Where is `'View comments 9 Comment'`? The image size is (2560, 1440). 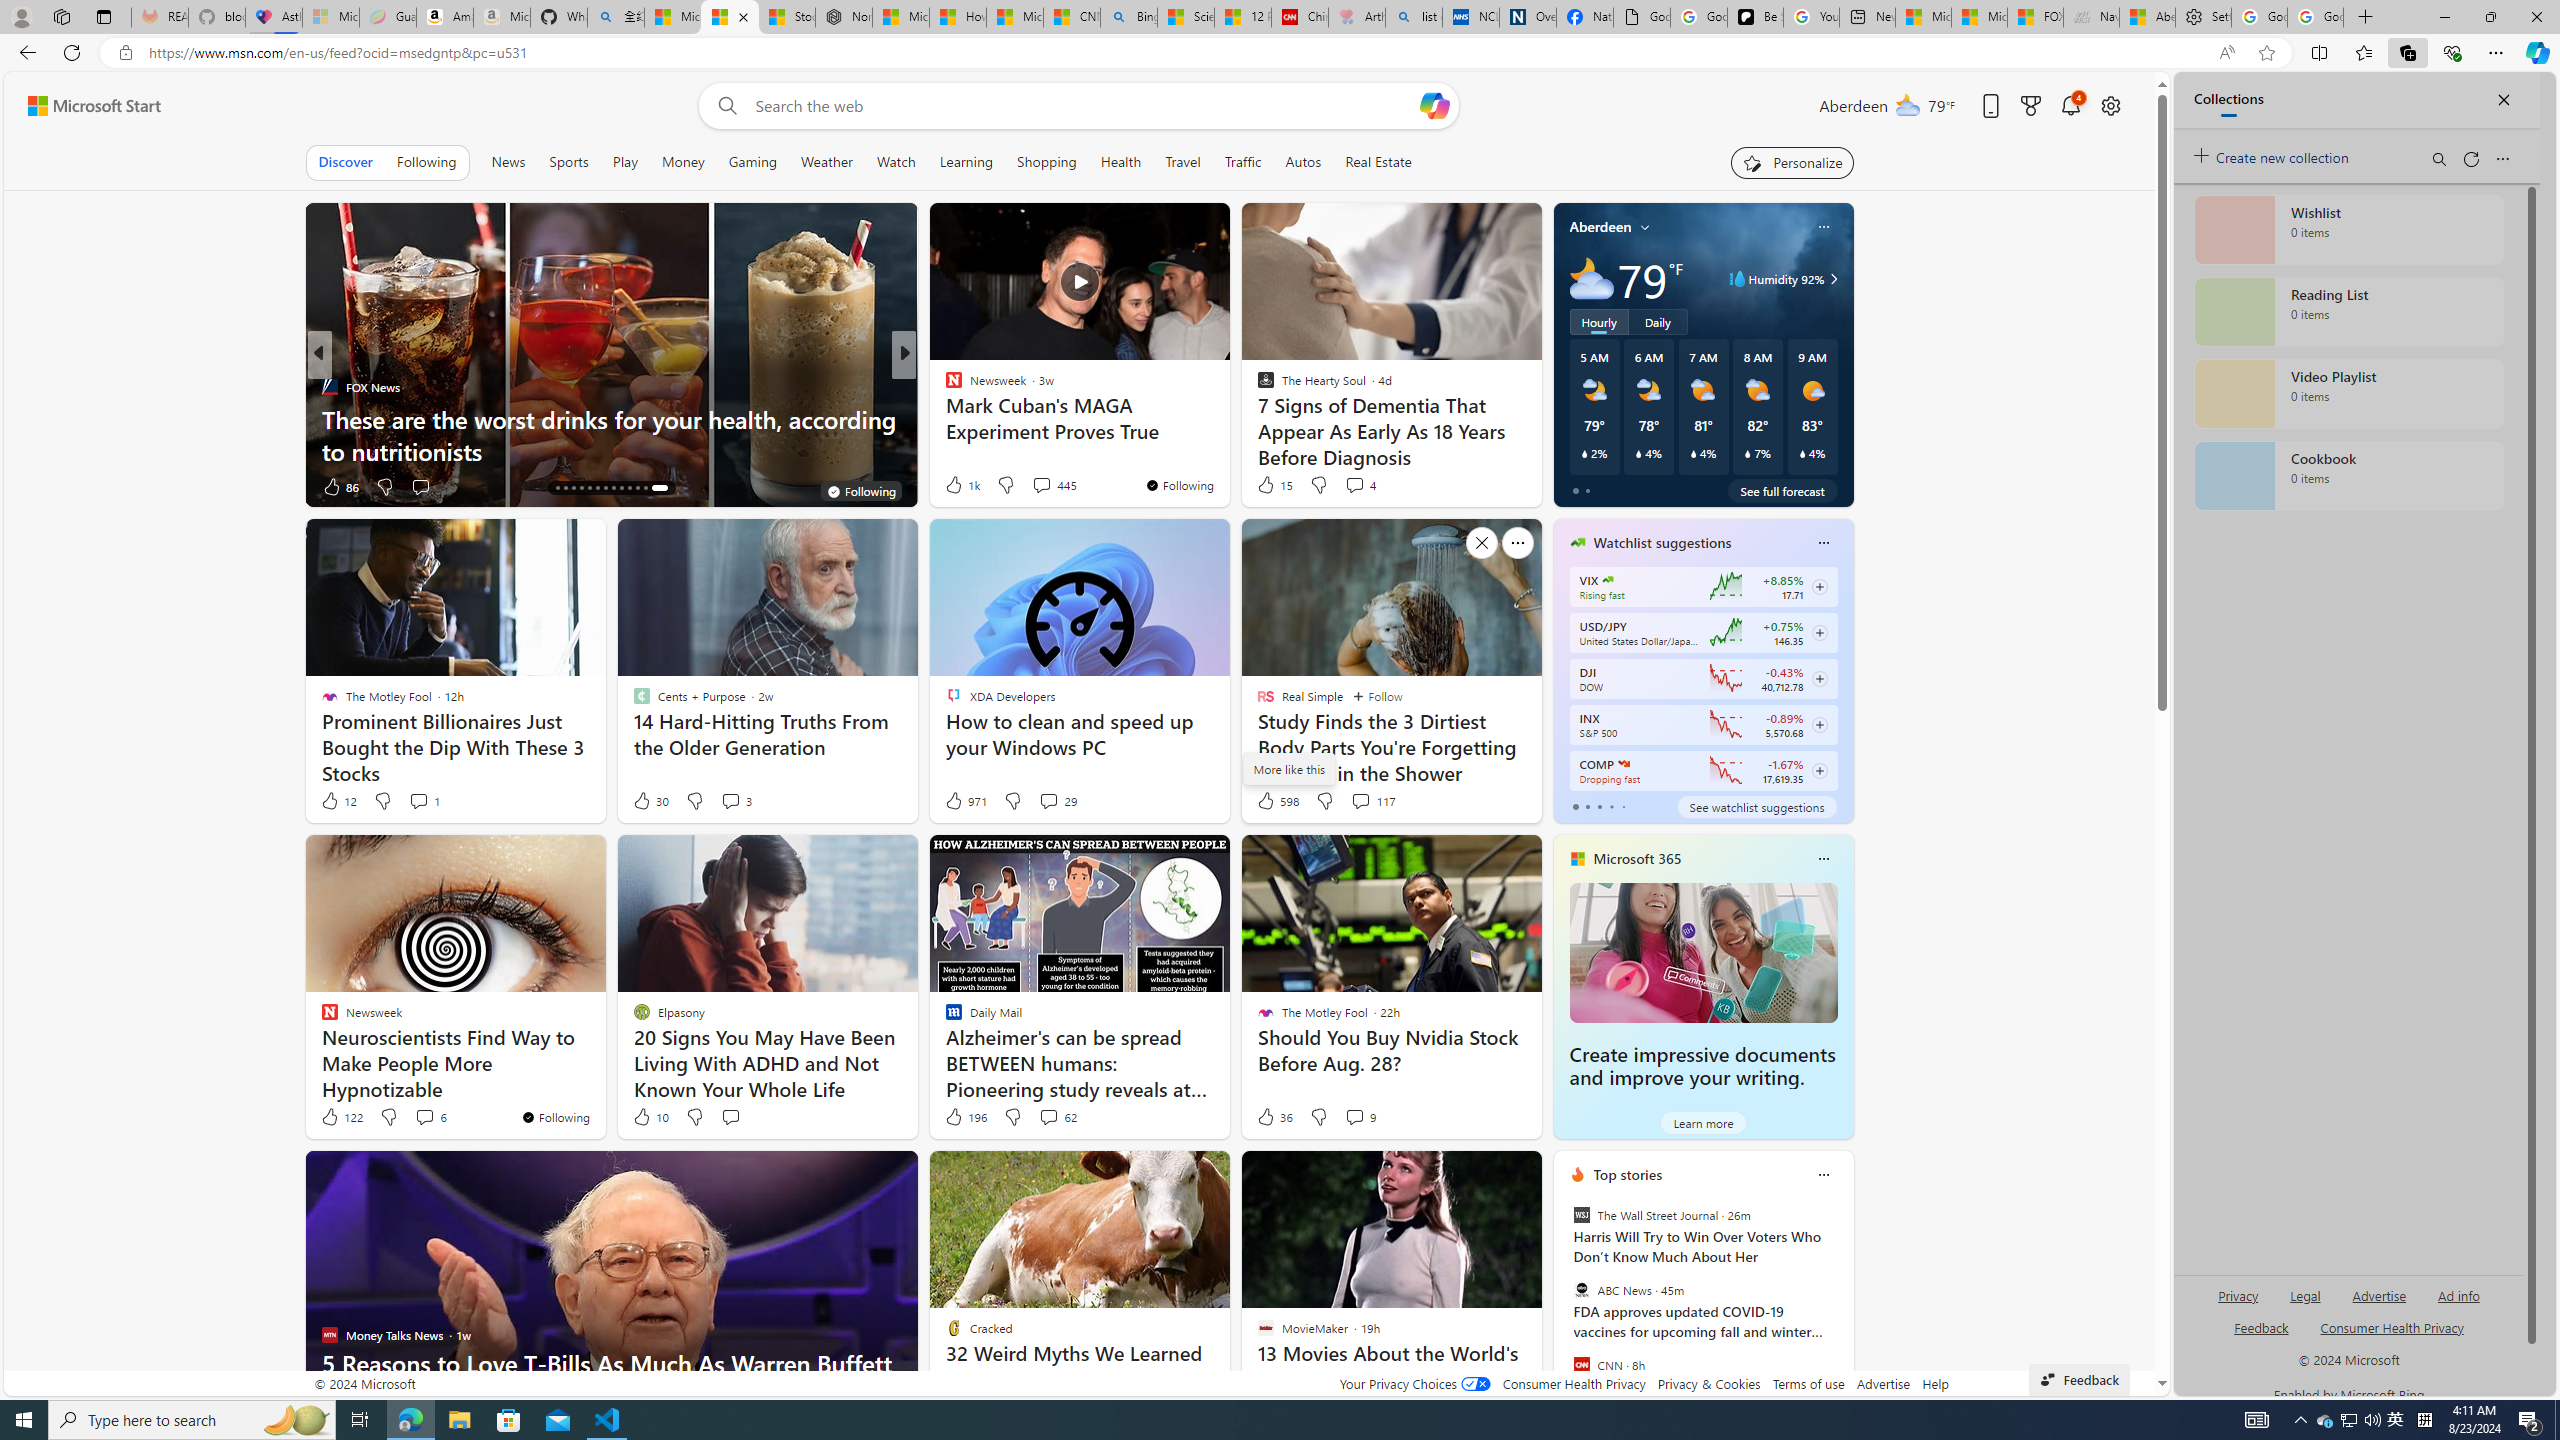 'View comments 9 Comment' is located at coordinates (1360, 1115).